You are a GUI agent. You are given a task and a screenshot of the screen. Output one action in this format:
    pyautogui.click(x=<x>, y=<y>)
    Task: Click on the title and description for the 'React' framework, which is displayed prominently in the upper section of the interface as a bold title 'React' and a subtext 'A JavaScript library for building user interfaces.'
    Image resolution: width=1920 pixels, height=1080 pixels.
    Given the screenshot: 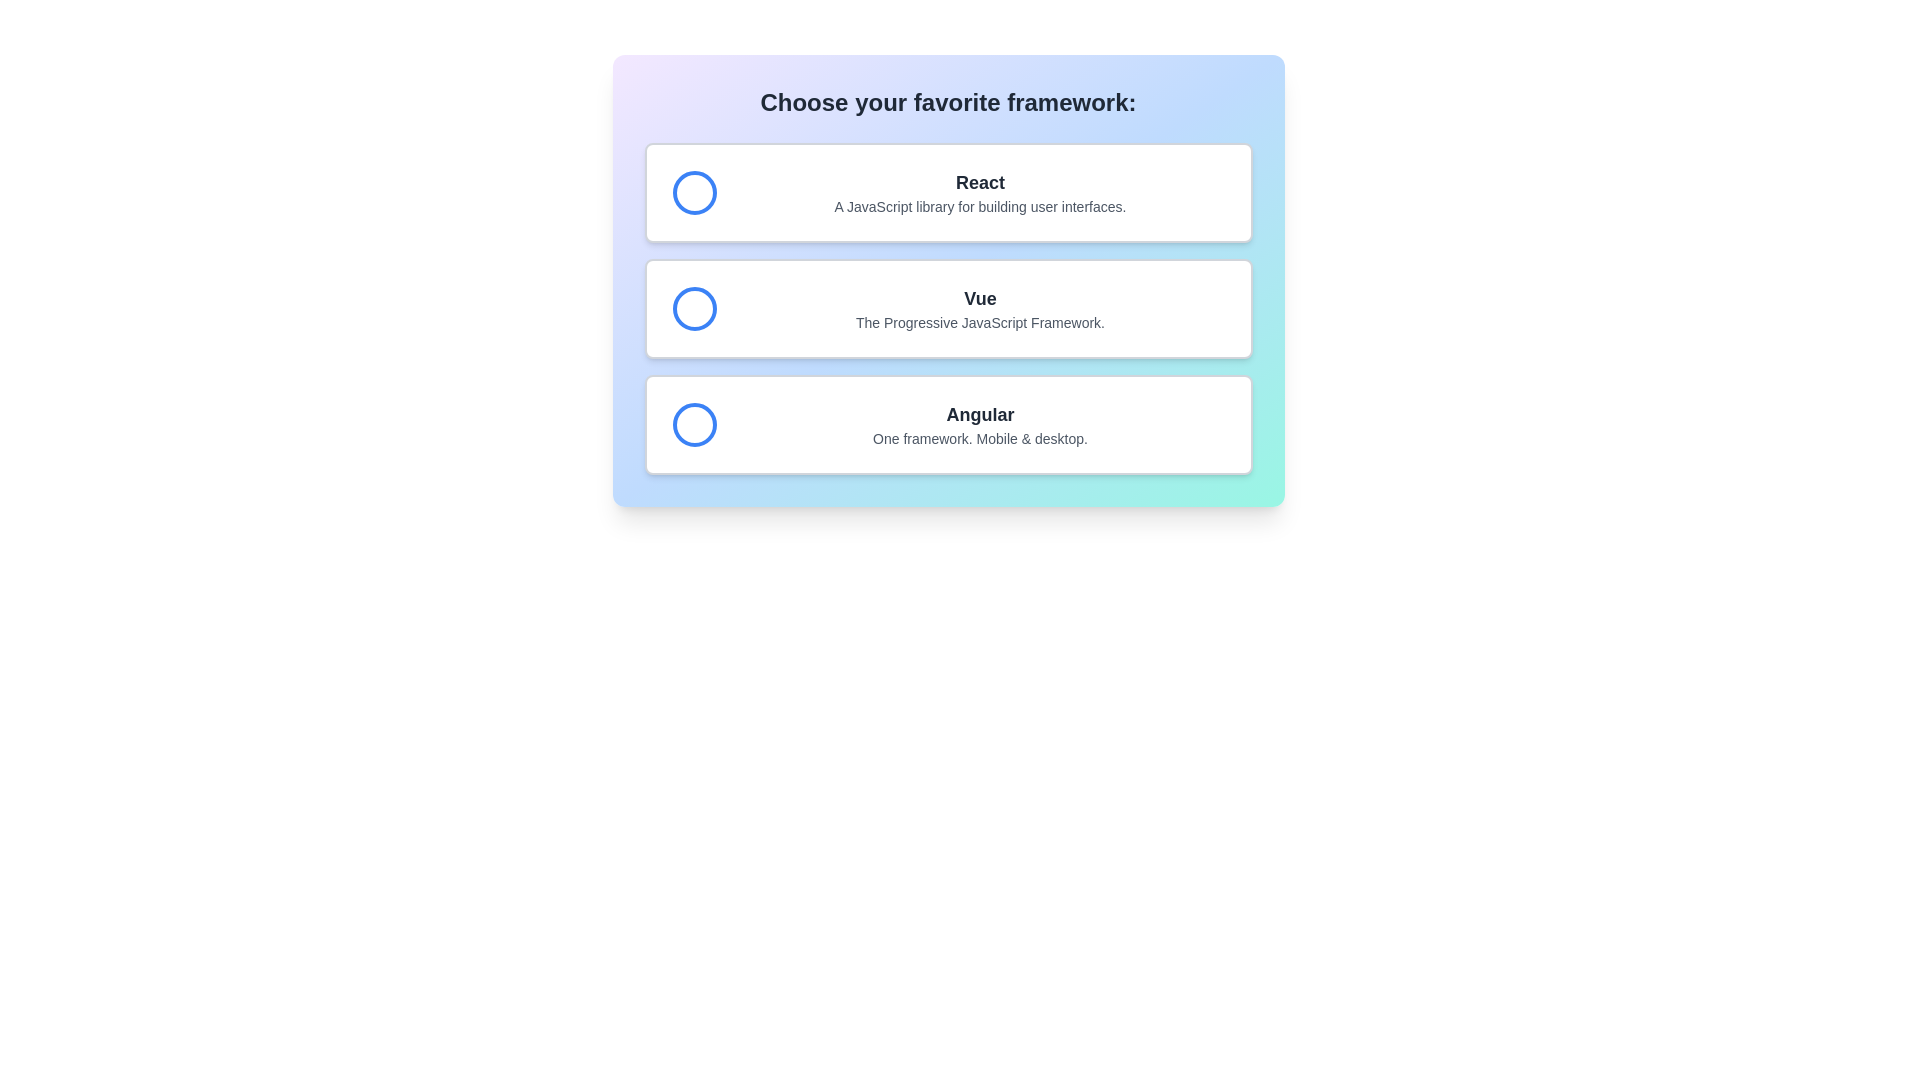 What is the action you would take?
    pyautogui.click(x=980, y=192)
    